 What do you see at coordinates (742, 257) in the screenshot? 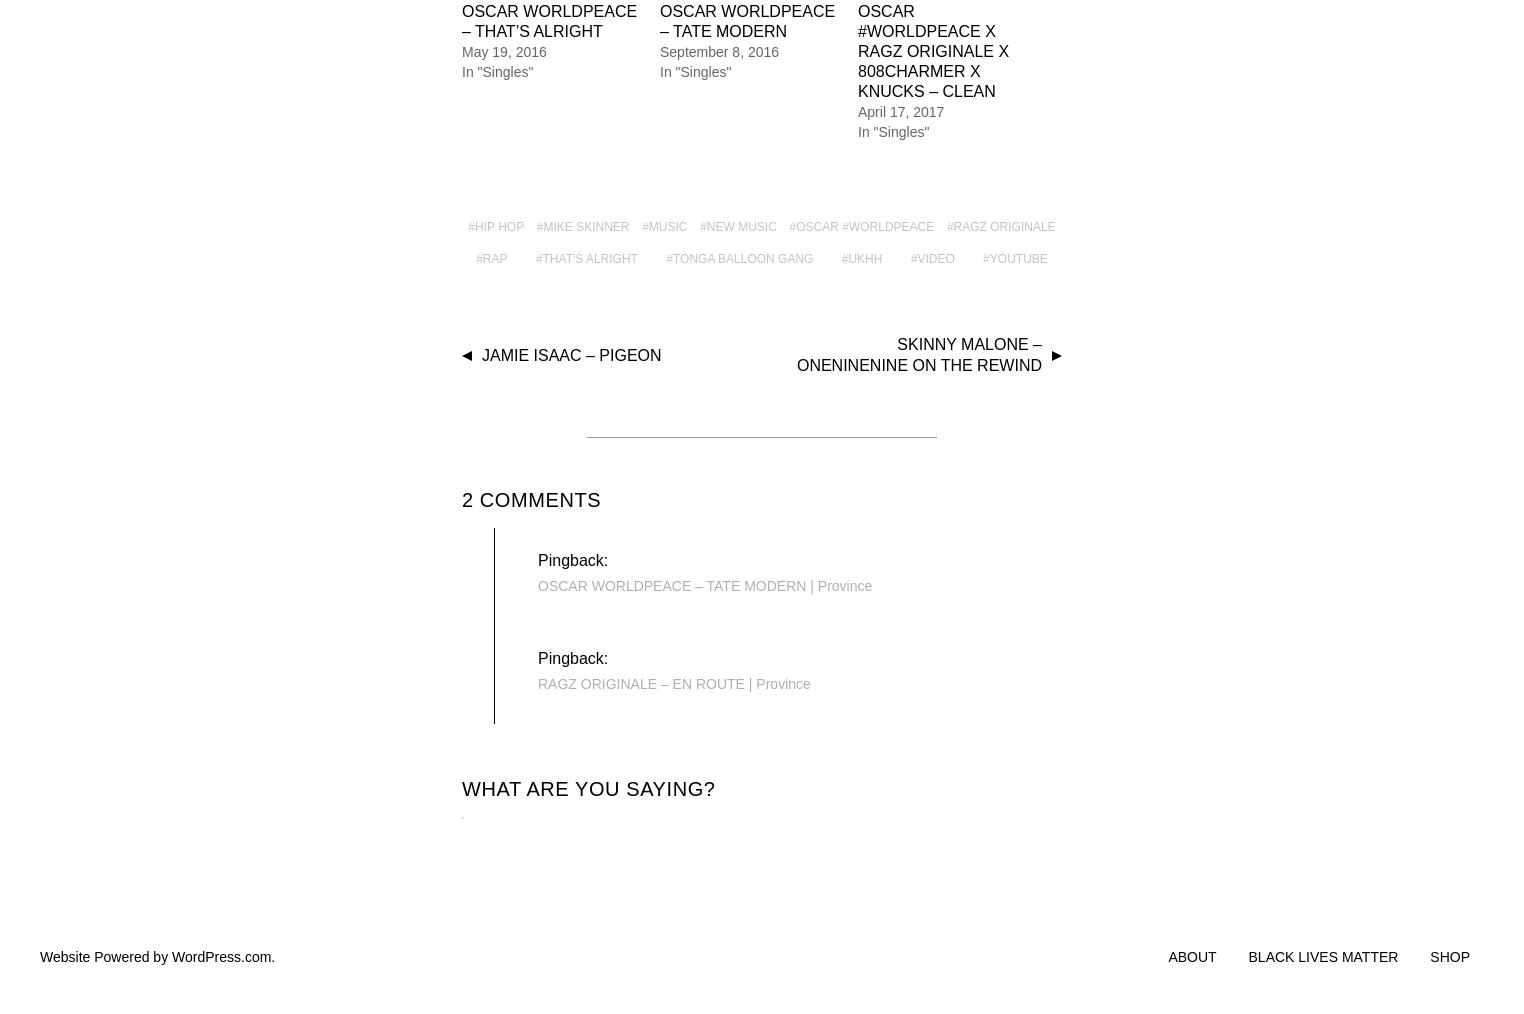
I see `'Tonga Balloon Gang'` at bounding box center [742, 257].